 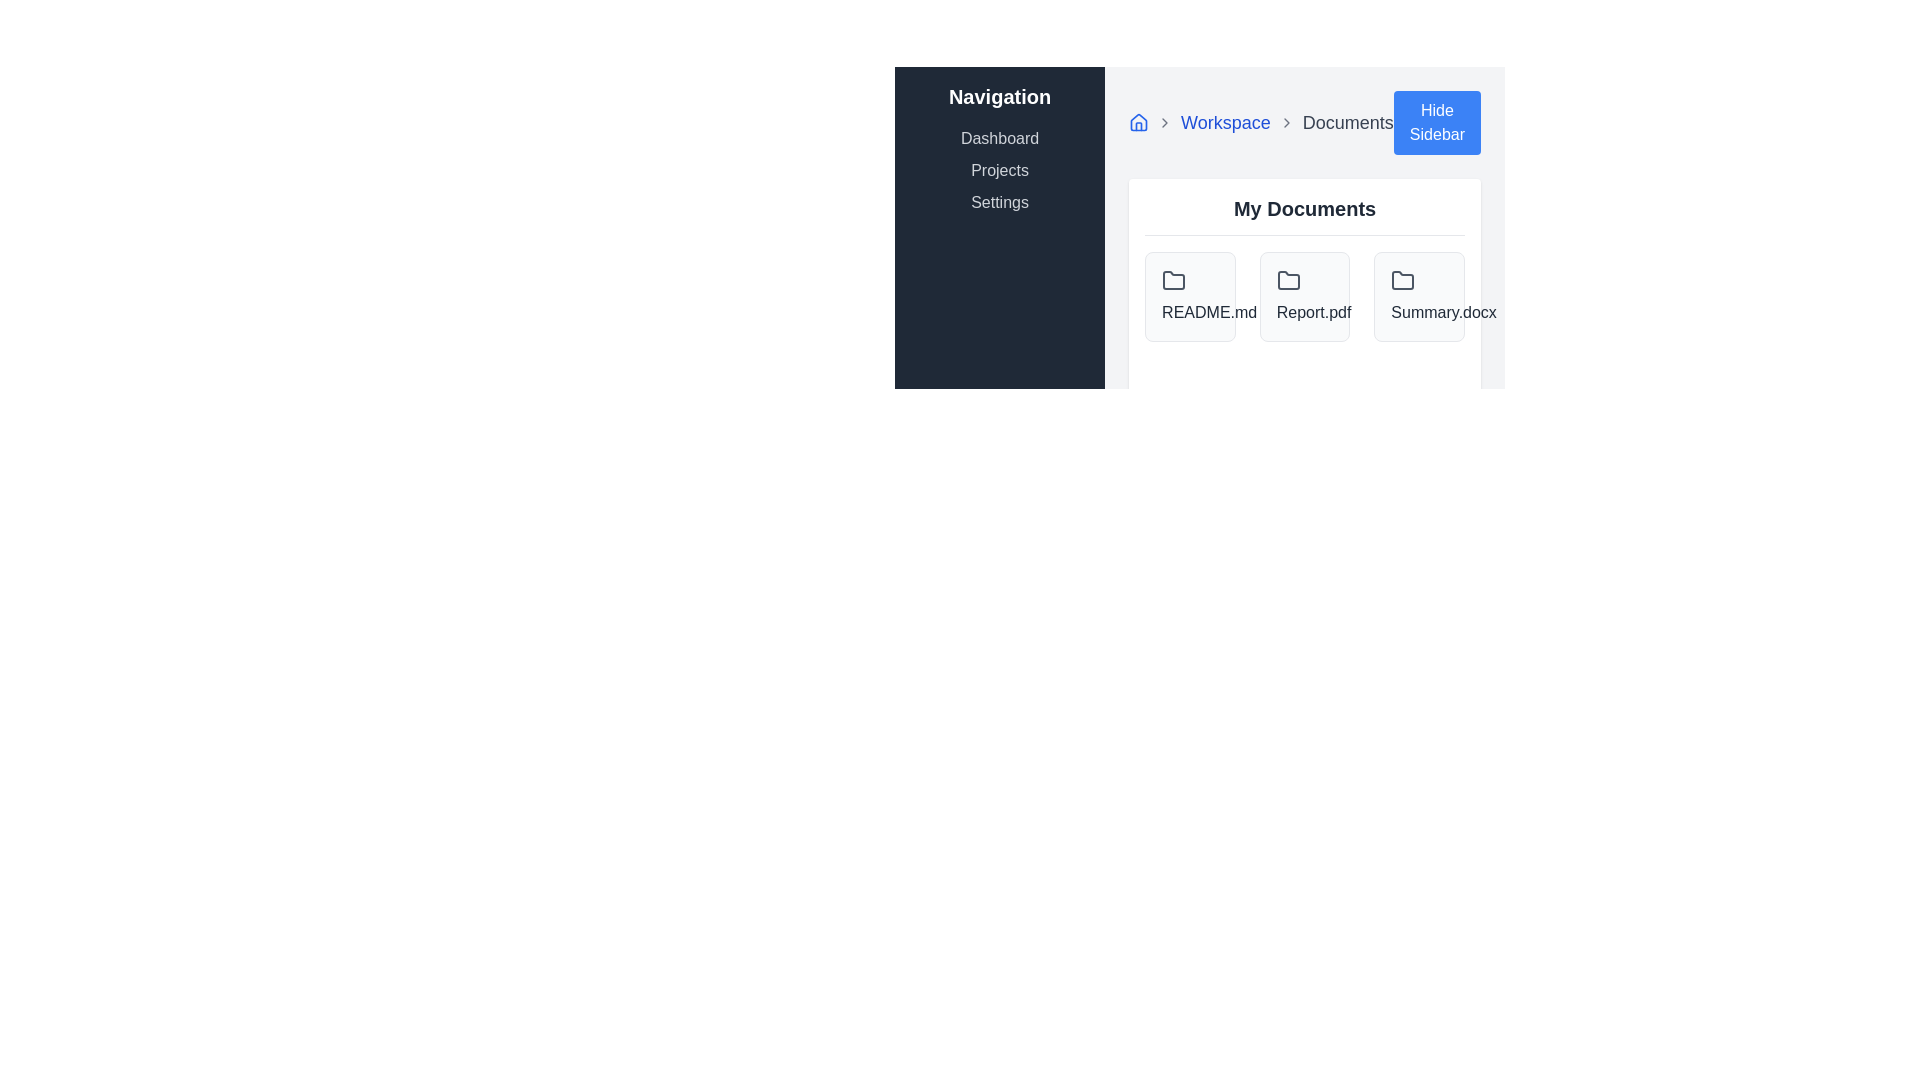 I want to click on the 'Settings' text label in the vertical navigation bar to trigger the hover effect, so click(x=1000, y=203).